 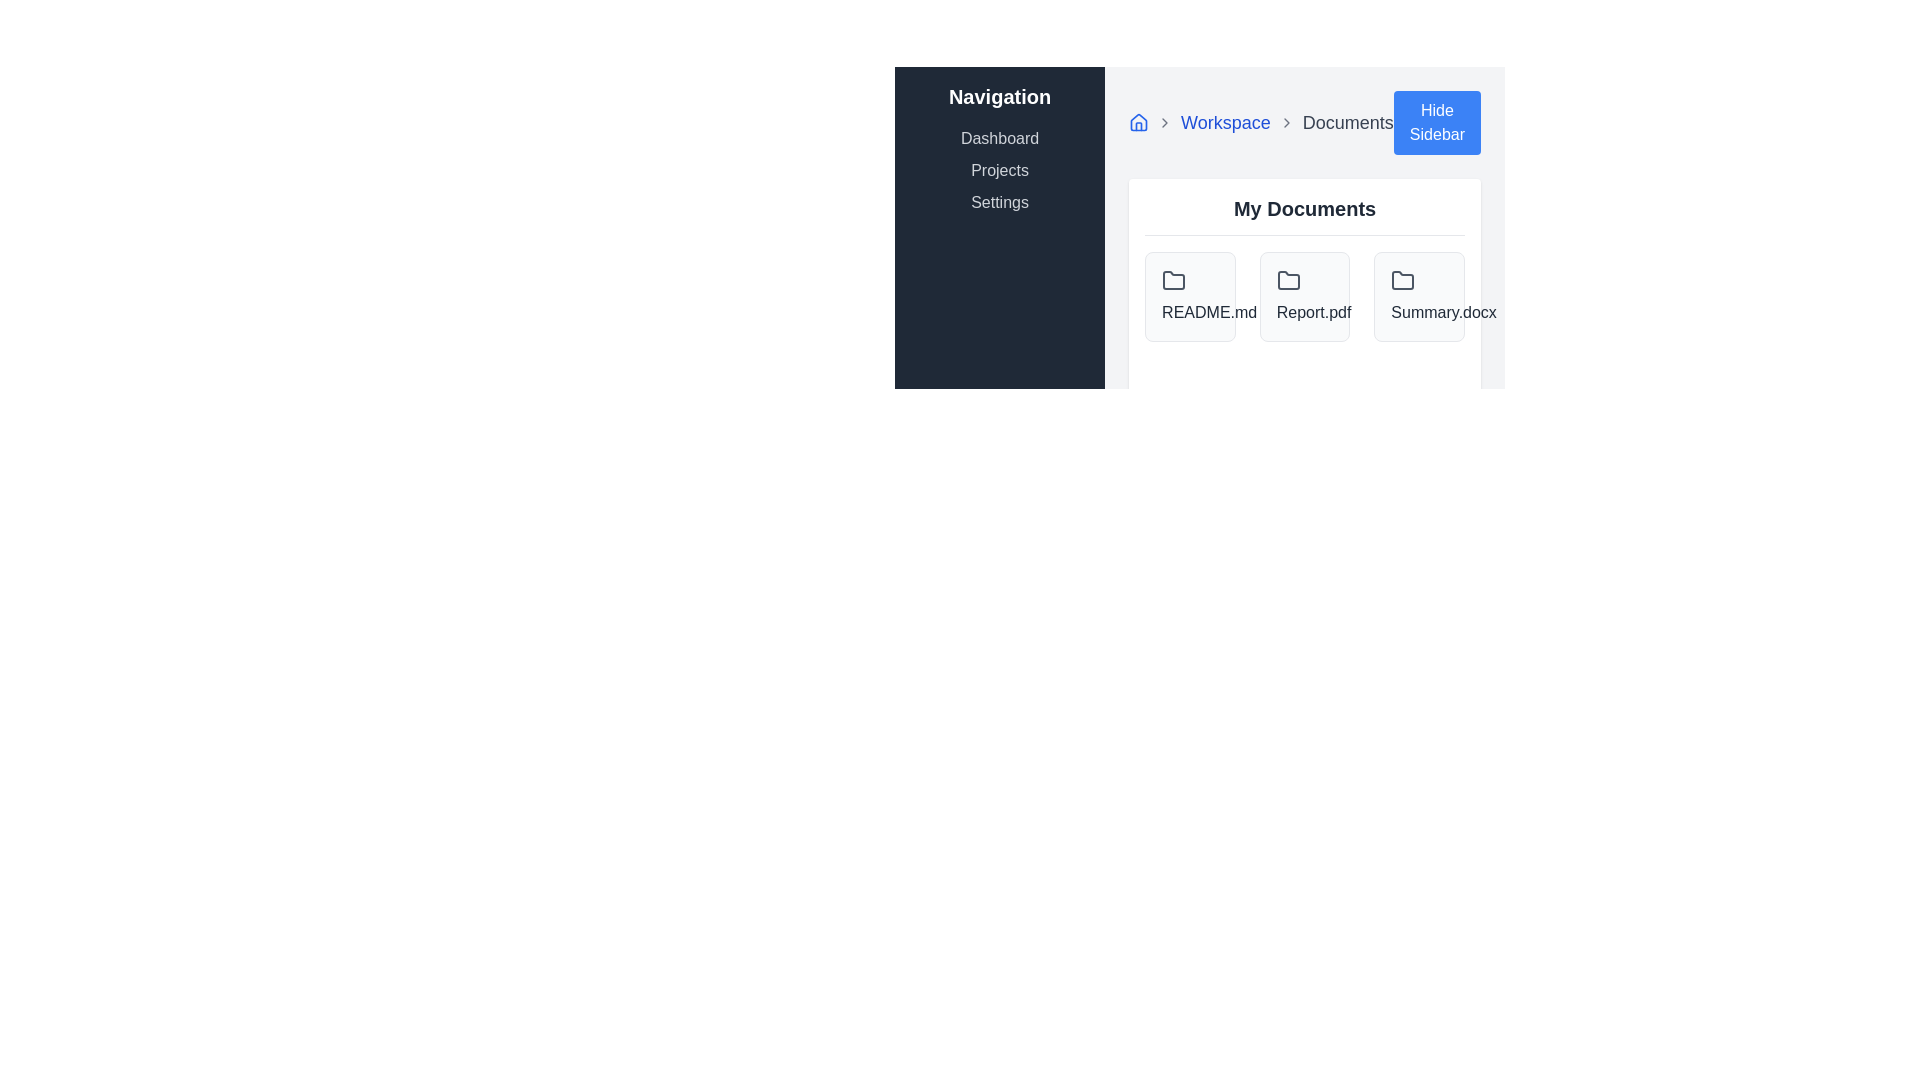 I want to click on the 'Settings' text label in the vertical navigation bar to trigger the hover effect, so click(x=1000, y=203).